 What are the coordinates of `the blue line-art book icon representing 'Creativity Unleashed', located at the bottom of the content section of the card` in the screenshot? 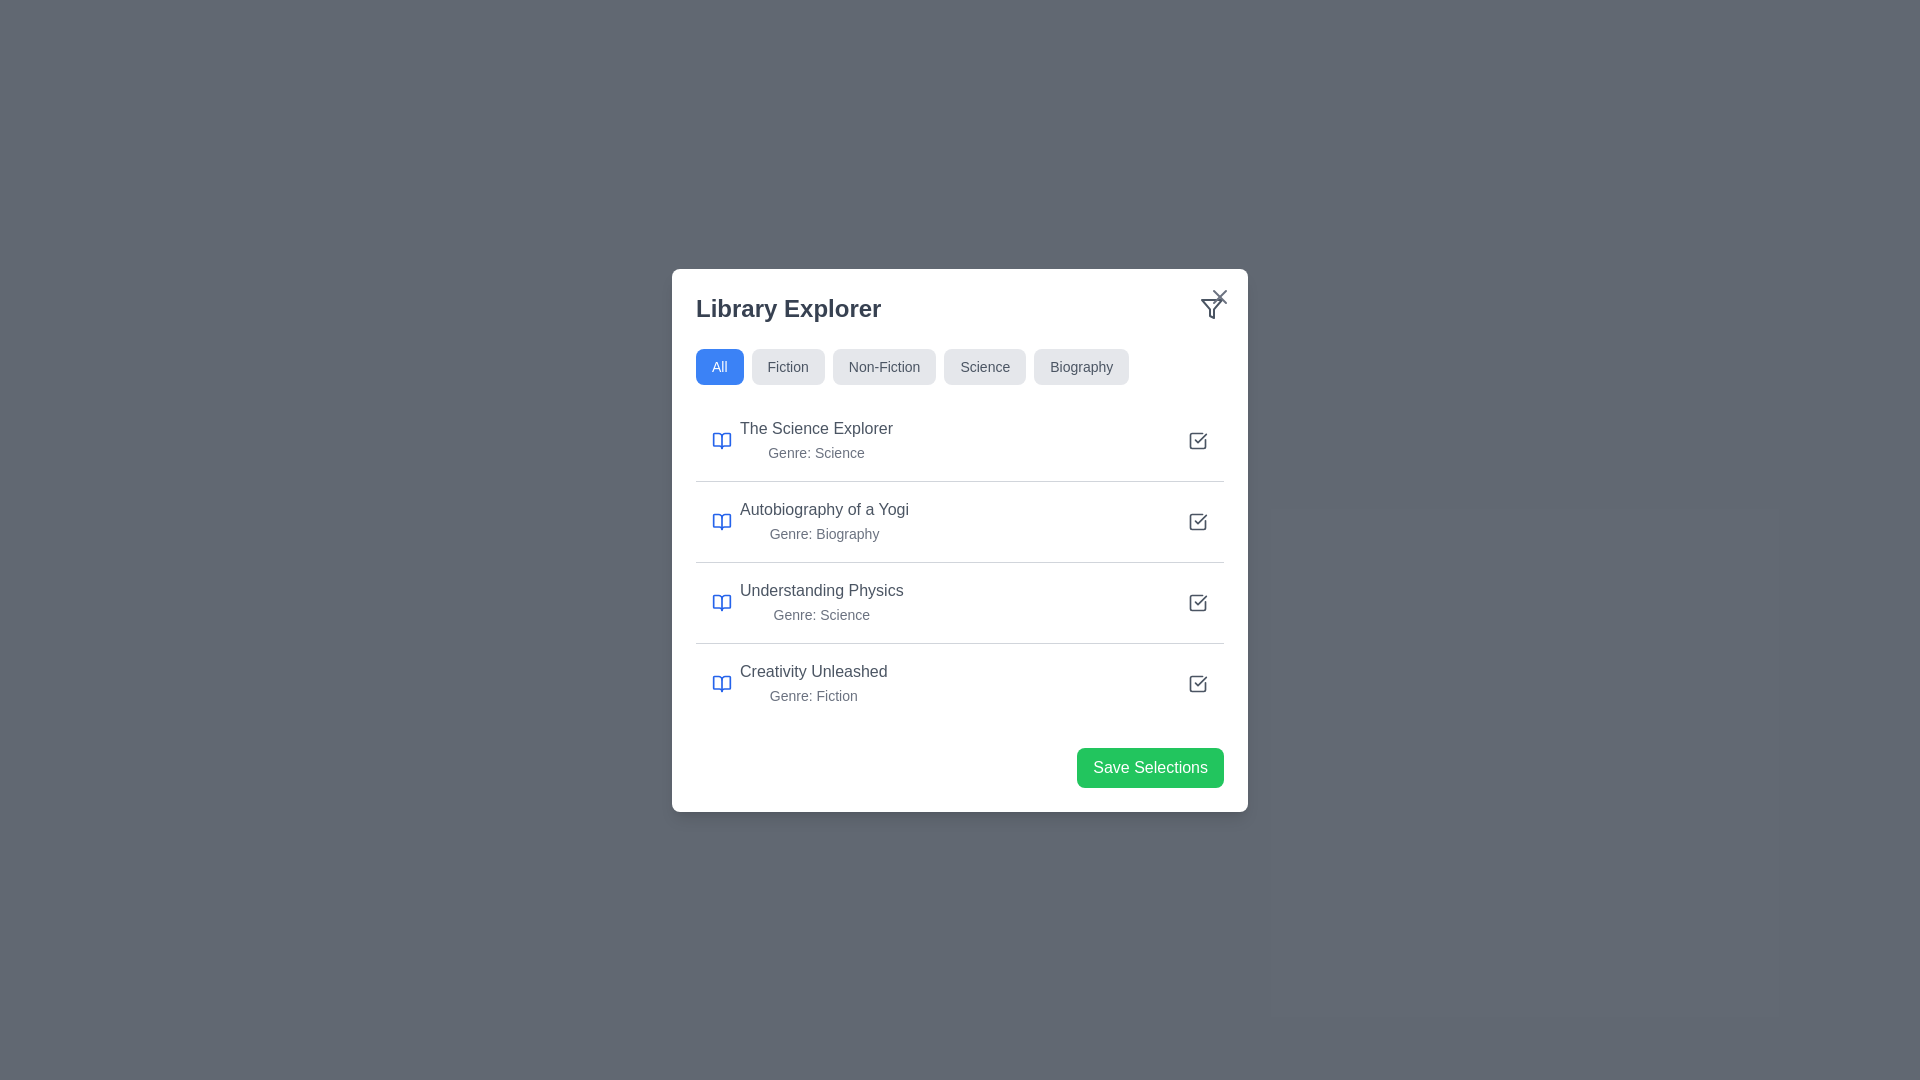 It's located at (720, 682).